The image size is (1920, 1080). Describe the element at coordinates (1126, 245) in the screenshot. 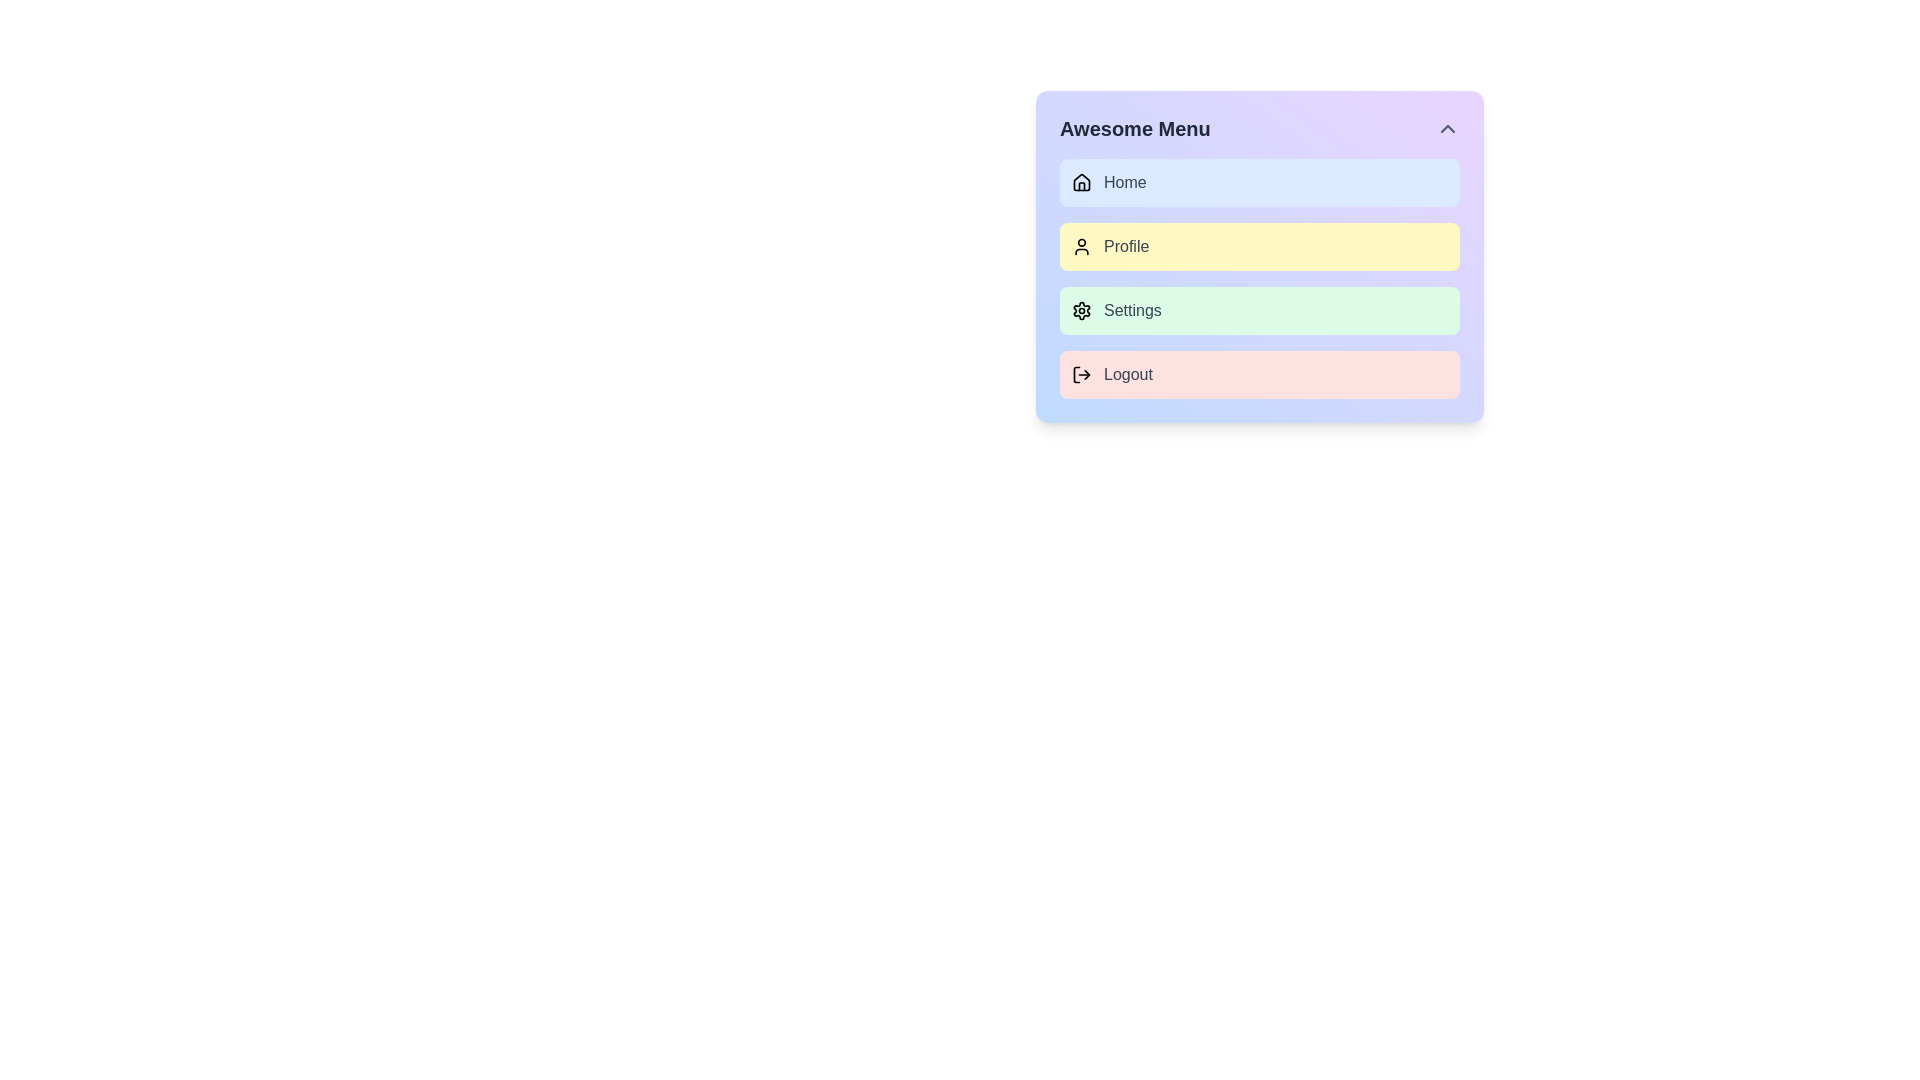

I see `the 'Profile' text label, which is the second item in the menu, displayed in gray on a yellow background, right-aligned next to a user icon` at that location.